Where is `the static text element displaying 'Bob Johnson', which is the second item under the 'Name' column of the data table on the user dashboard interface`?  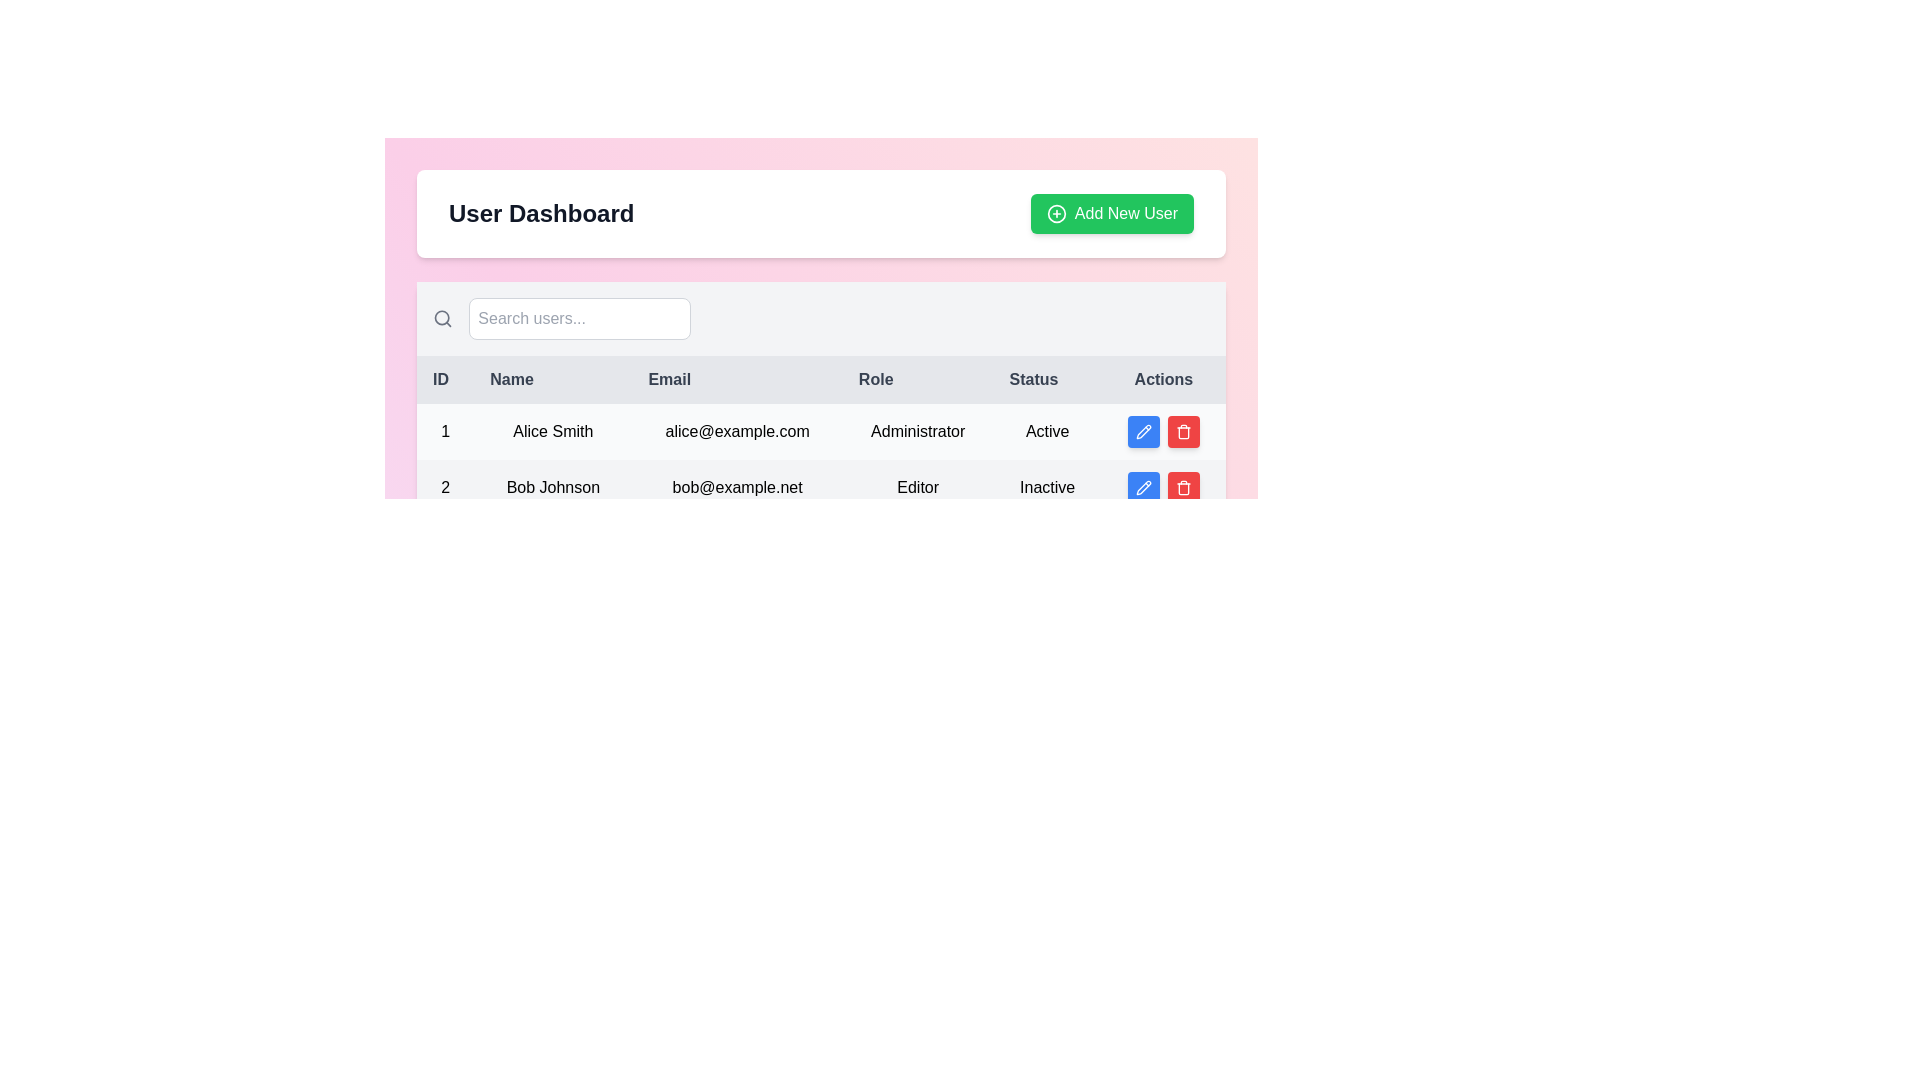
the static text element displaying 'Bob Johnson', which is the second item under the 'Name' column of the data table on the user dashboard interface is located at coordinates (553, 488).